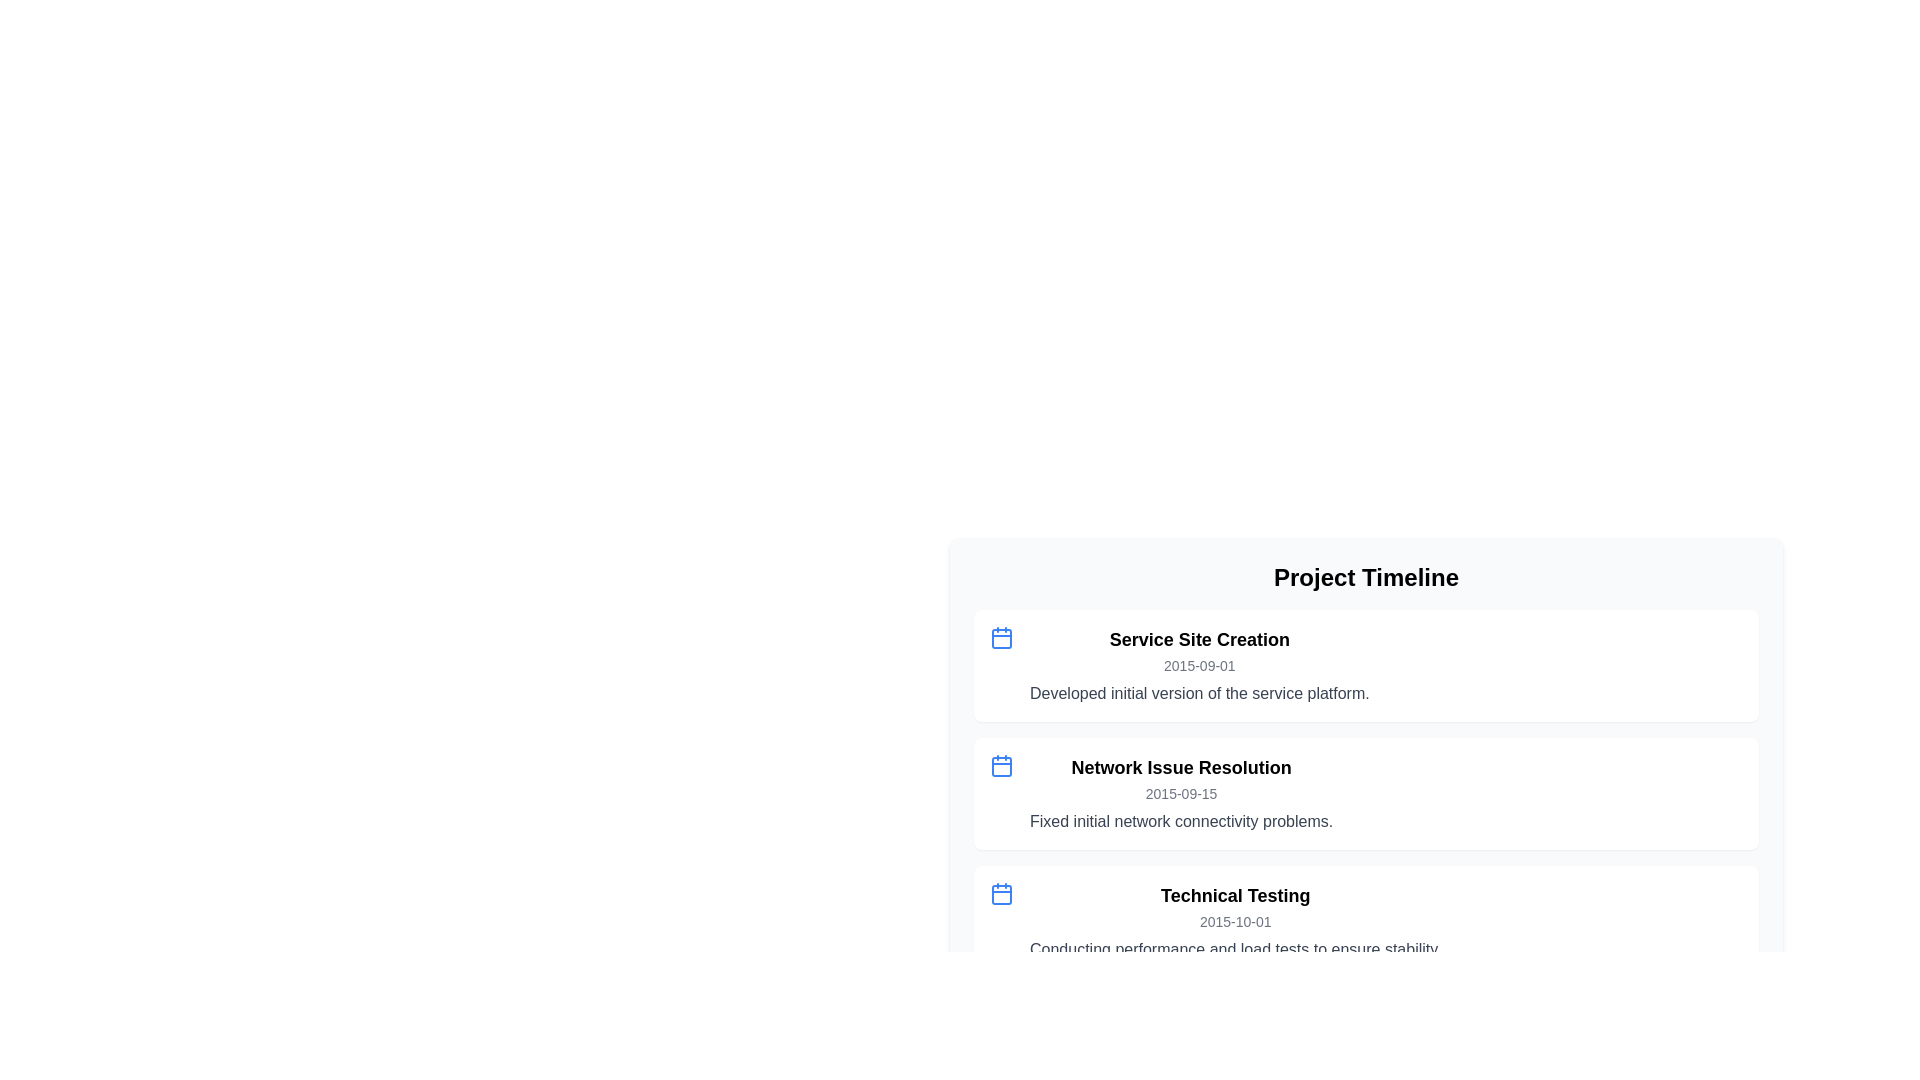 The height and width of the screenshot is (1080, 1920). Describe the element at coordinates (1365, 921) in the screenshot. I see `the List item titled 'Technical Testing'` at that location.